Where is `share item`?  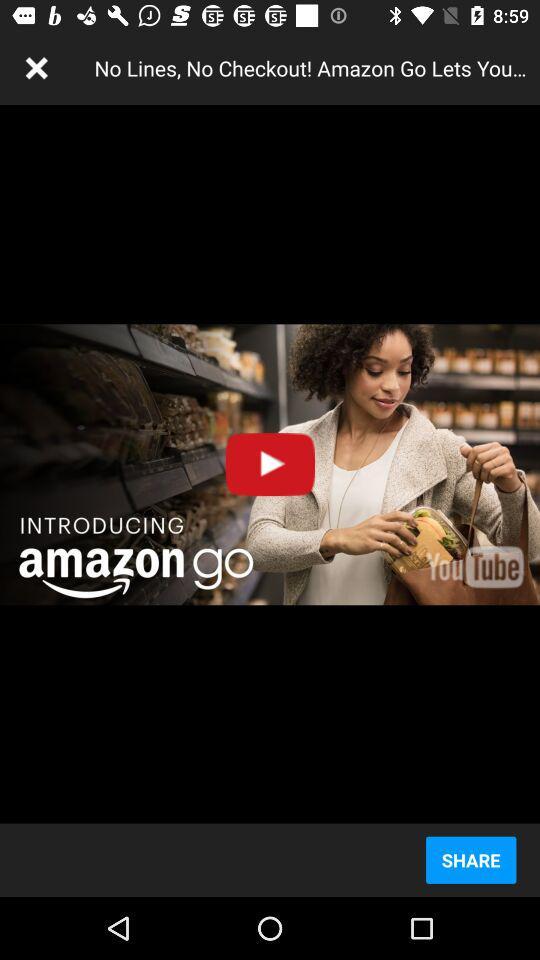 share item is located at coordinates (471, 859).